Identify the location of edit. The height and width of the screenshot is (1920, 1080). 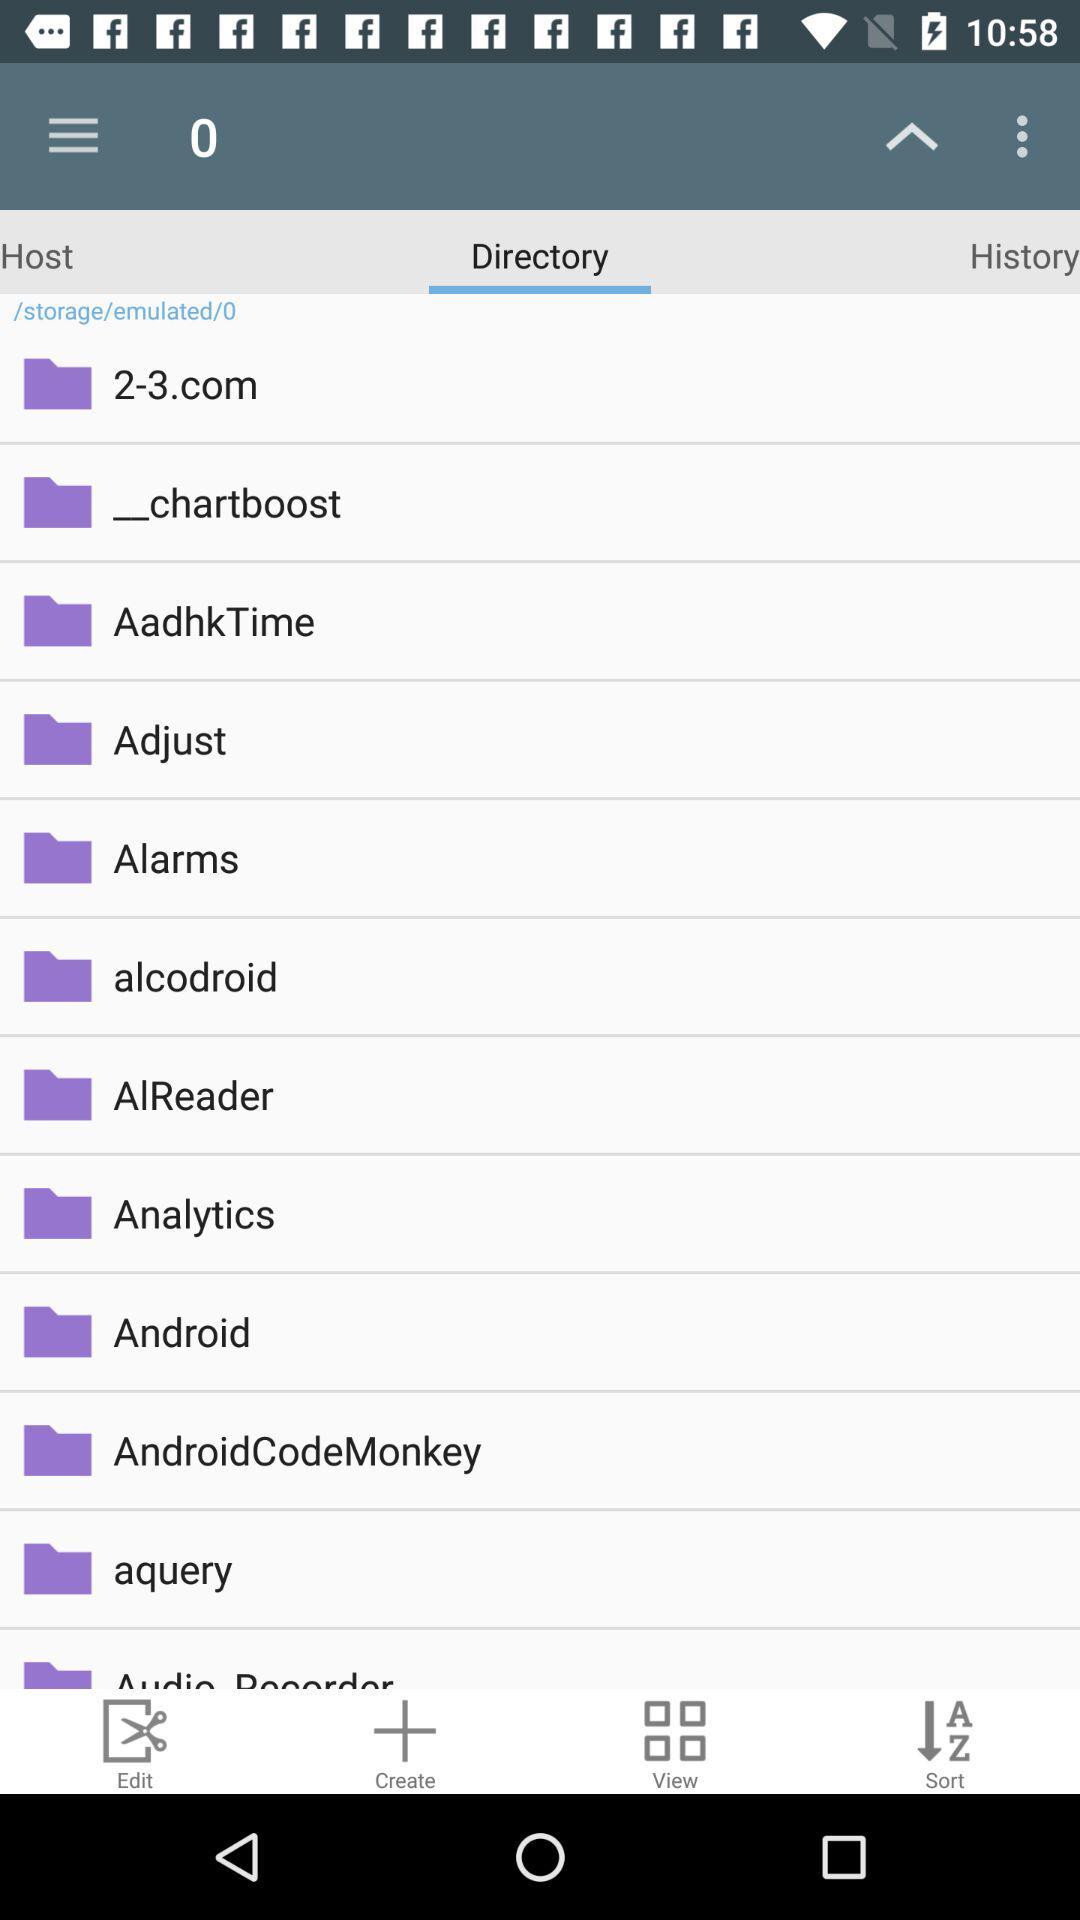
(135, 1740).